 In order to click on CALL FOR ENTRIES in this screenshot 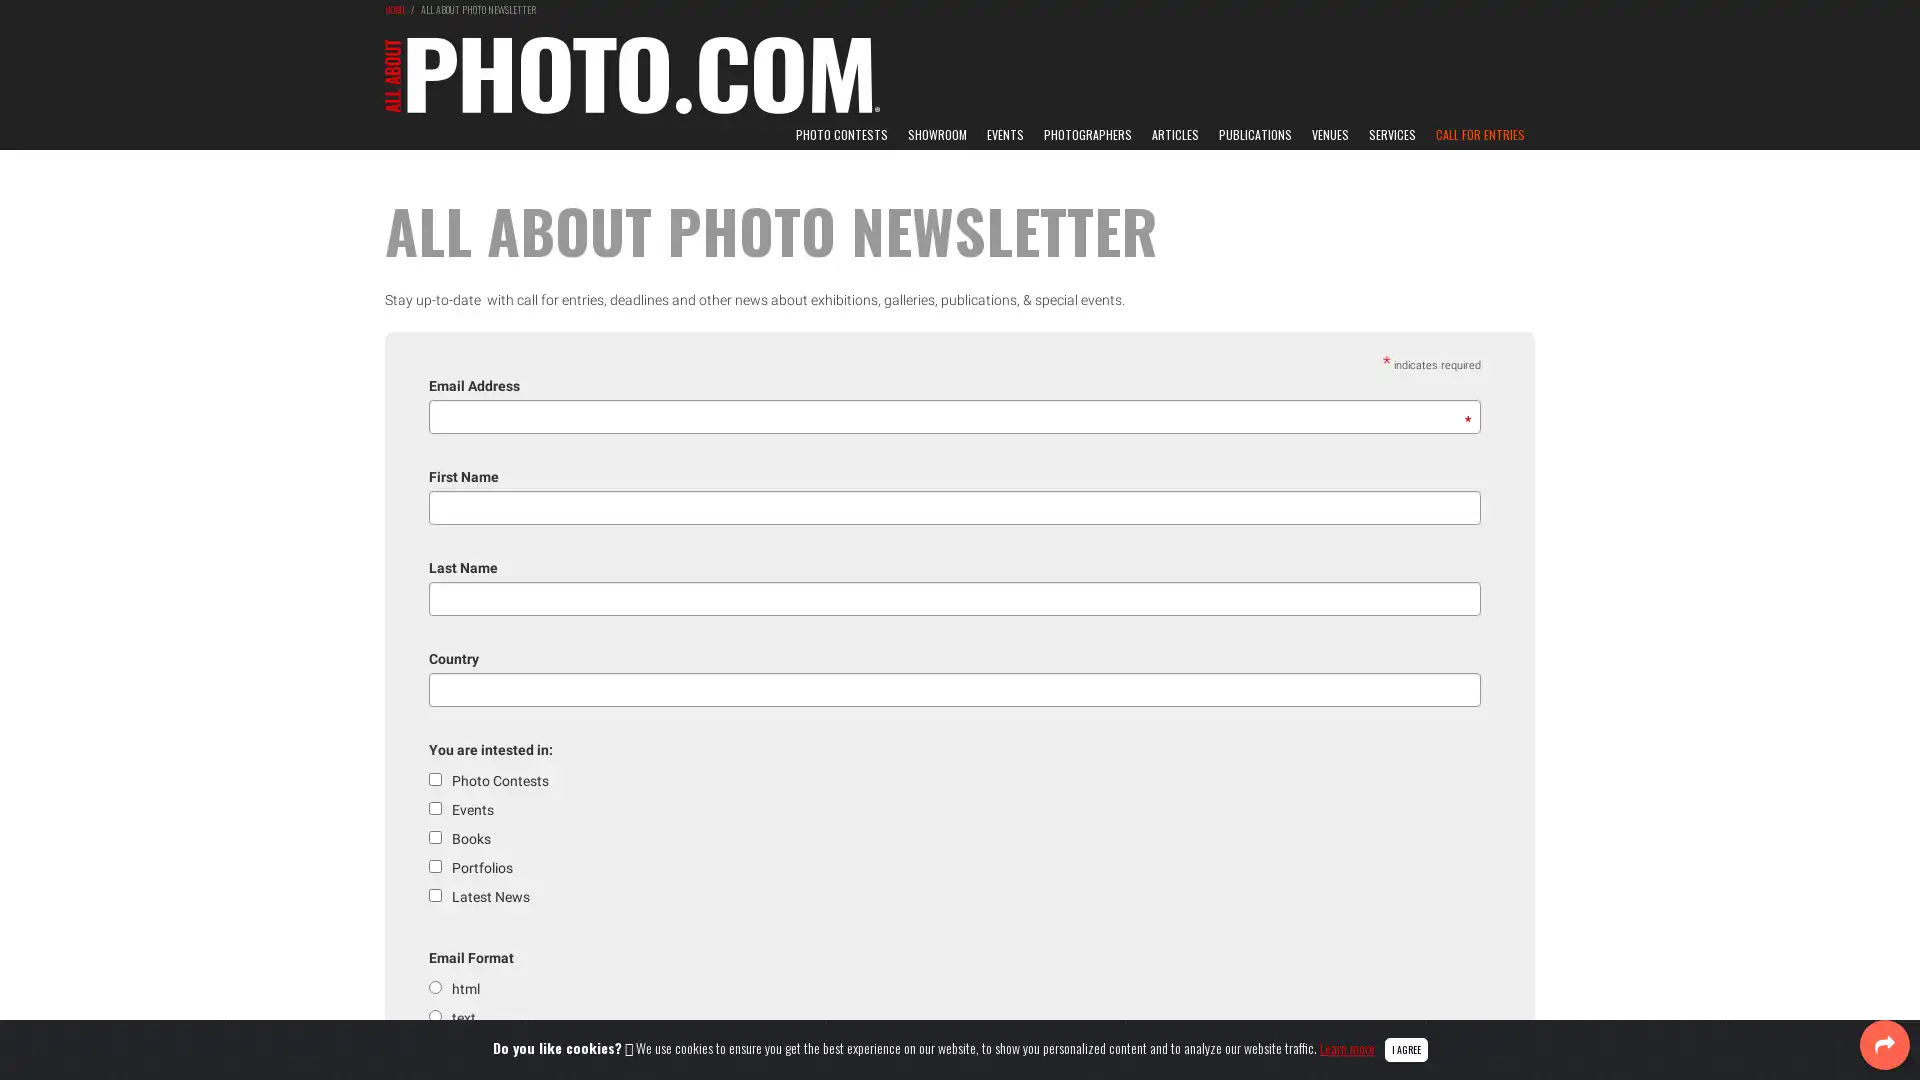, I will do `click(1480, 135)`.